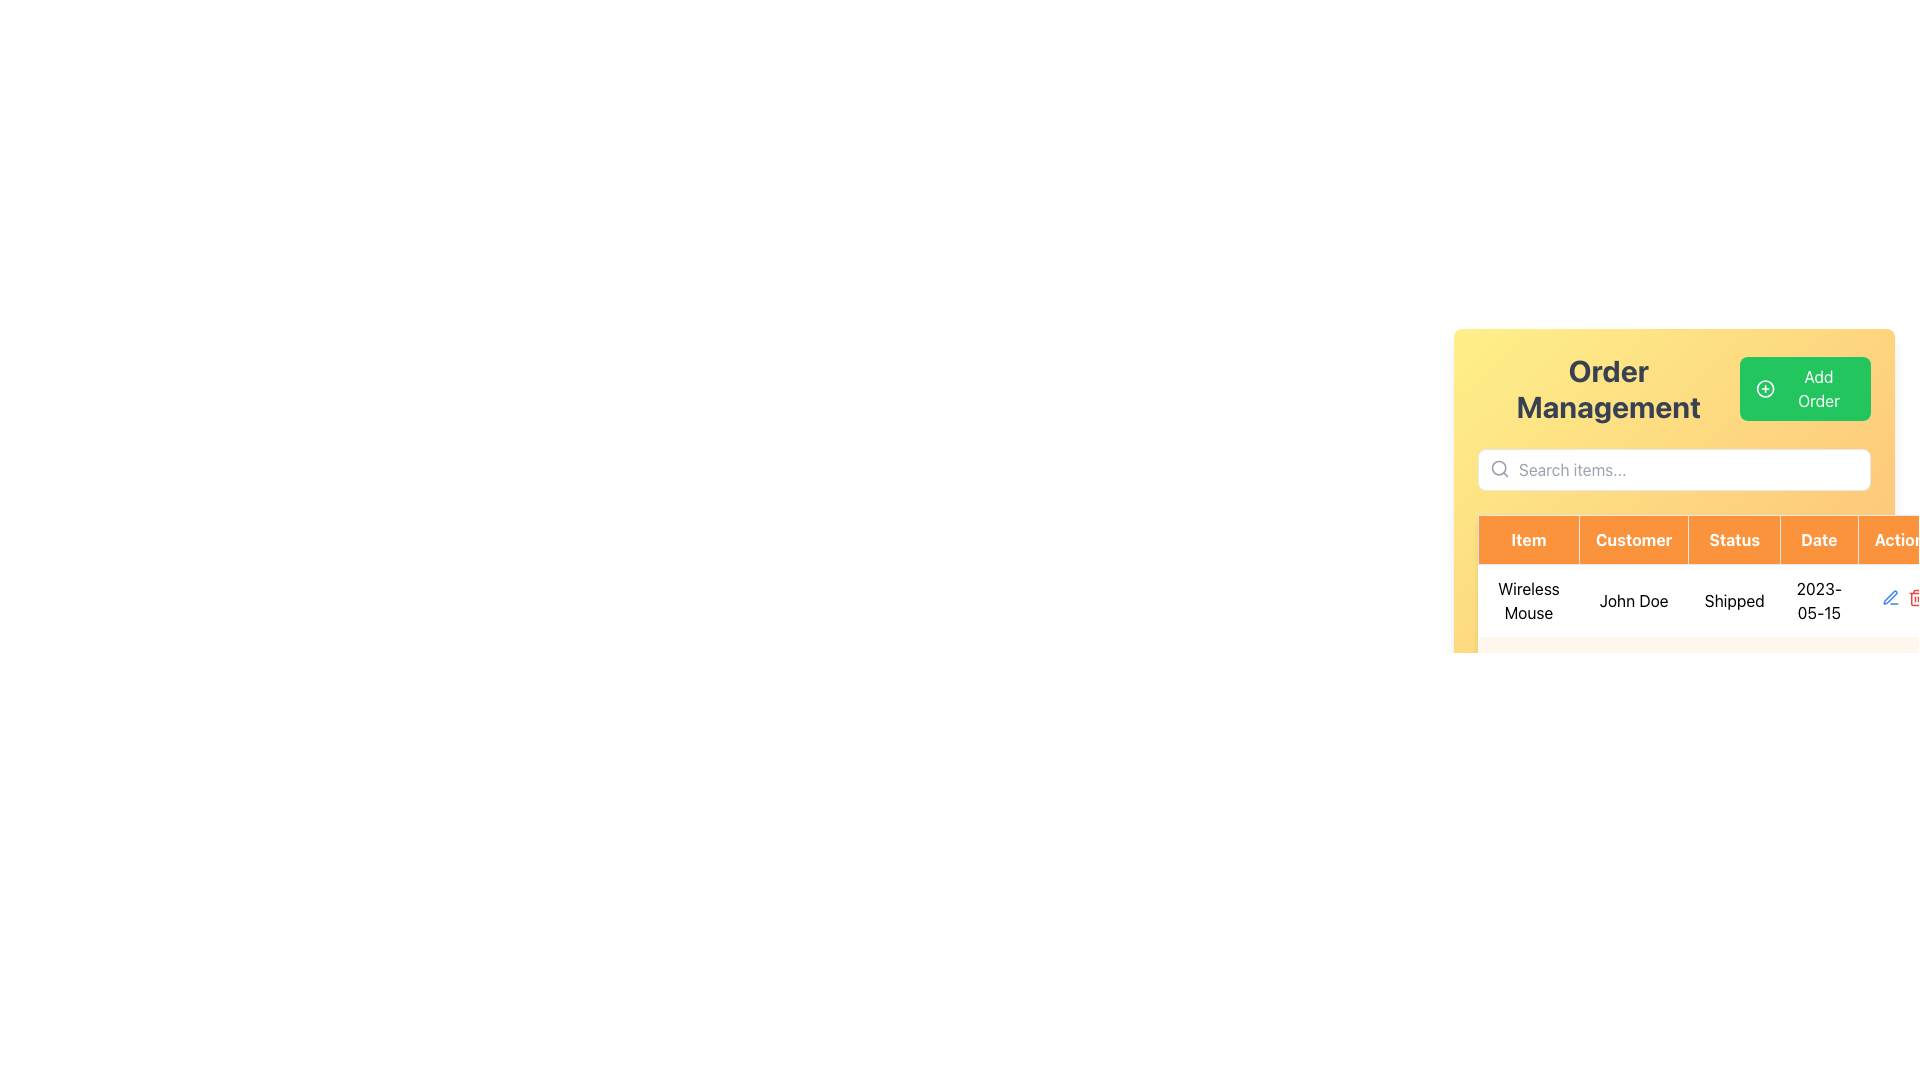 The image size is (1920, 1080). What do you see at coordinates (1527, 599) in the screenshot?
I see `the non-interactive Text label that displays the item name in the order information row of the table` at bounding box center [1527, 599].